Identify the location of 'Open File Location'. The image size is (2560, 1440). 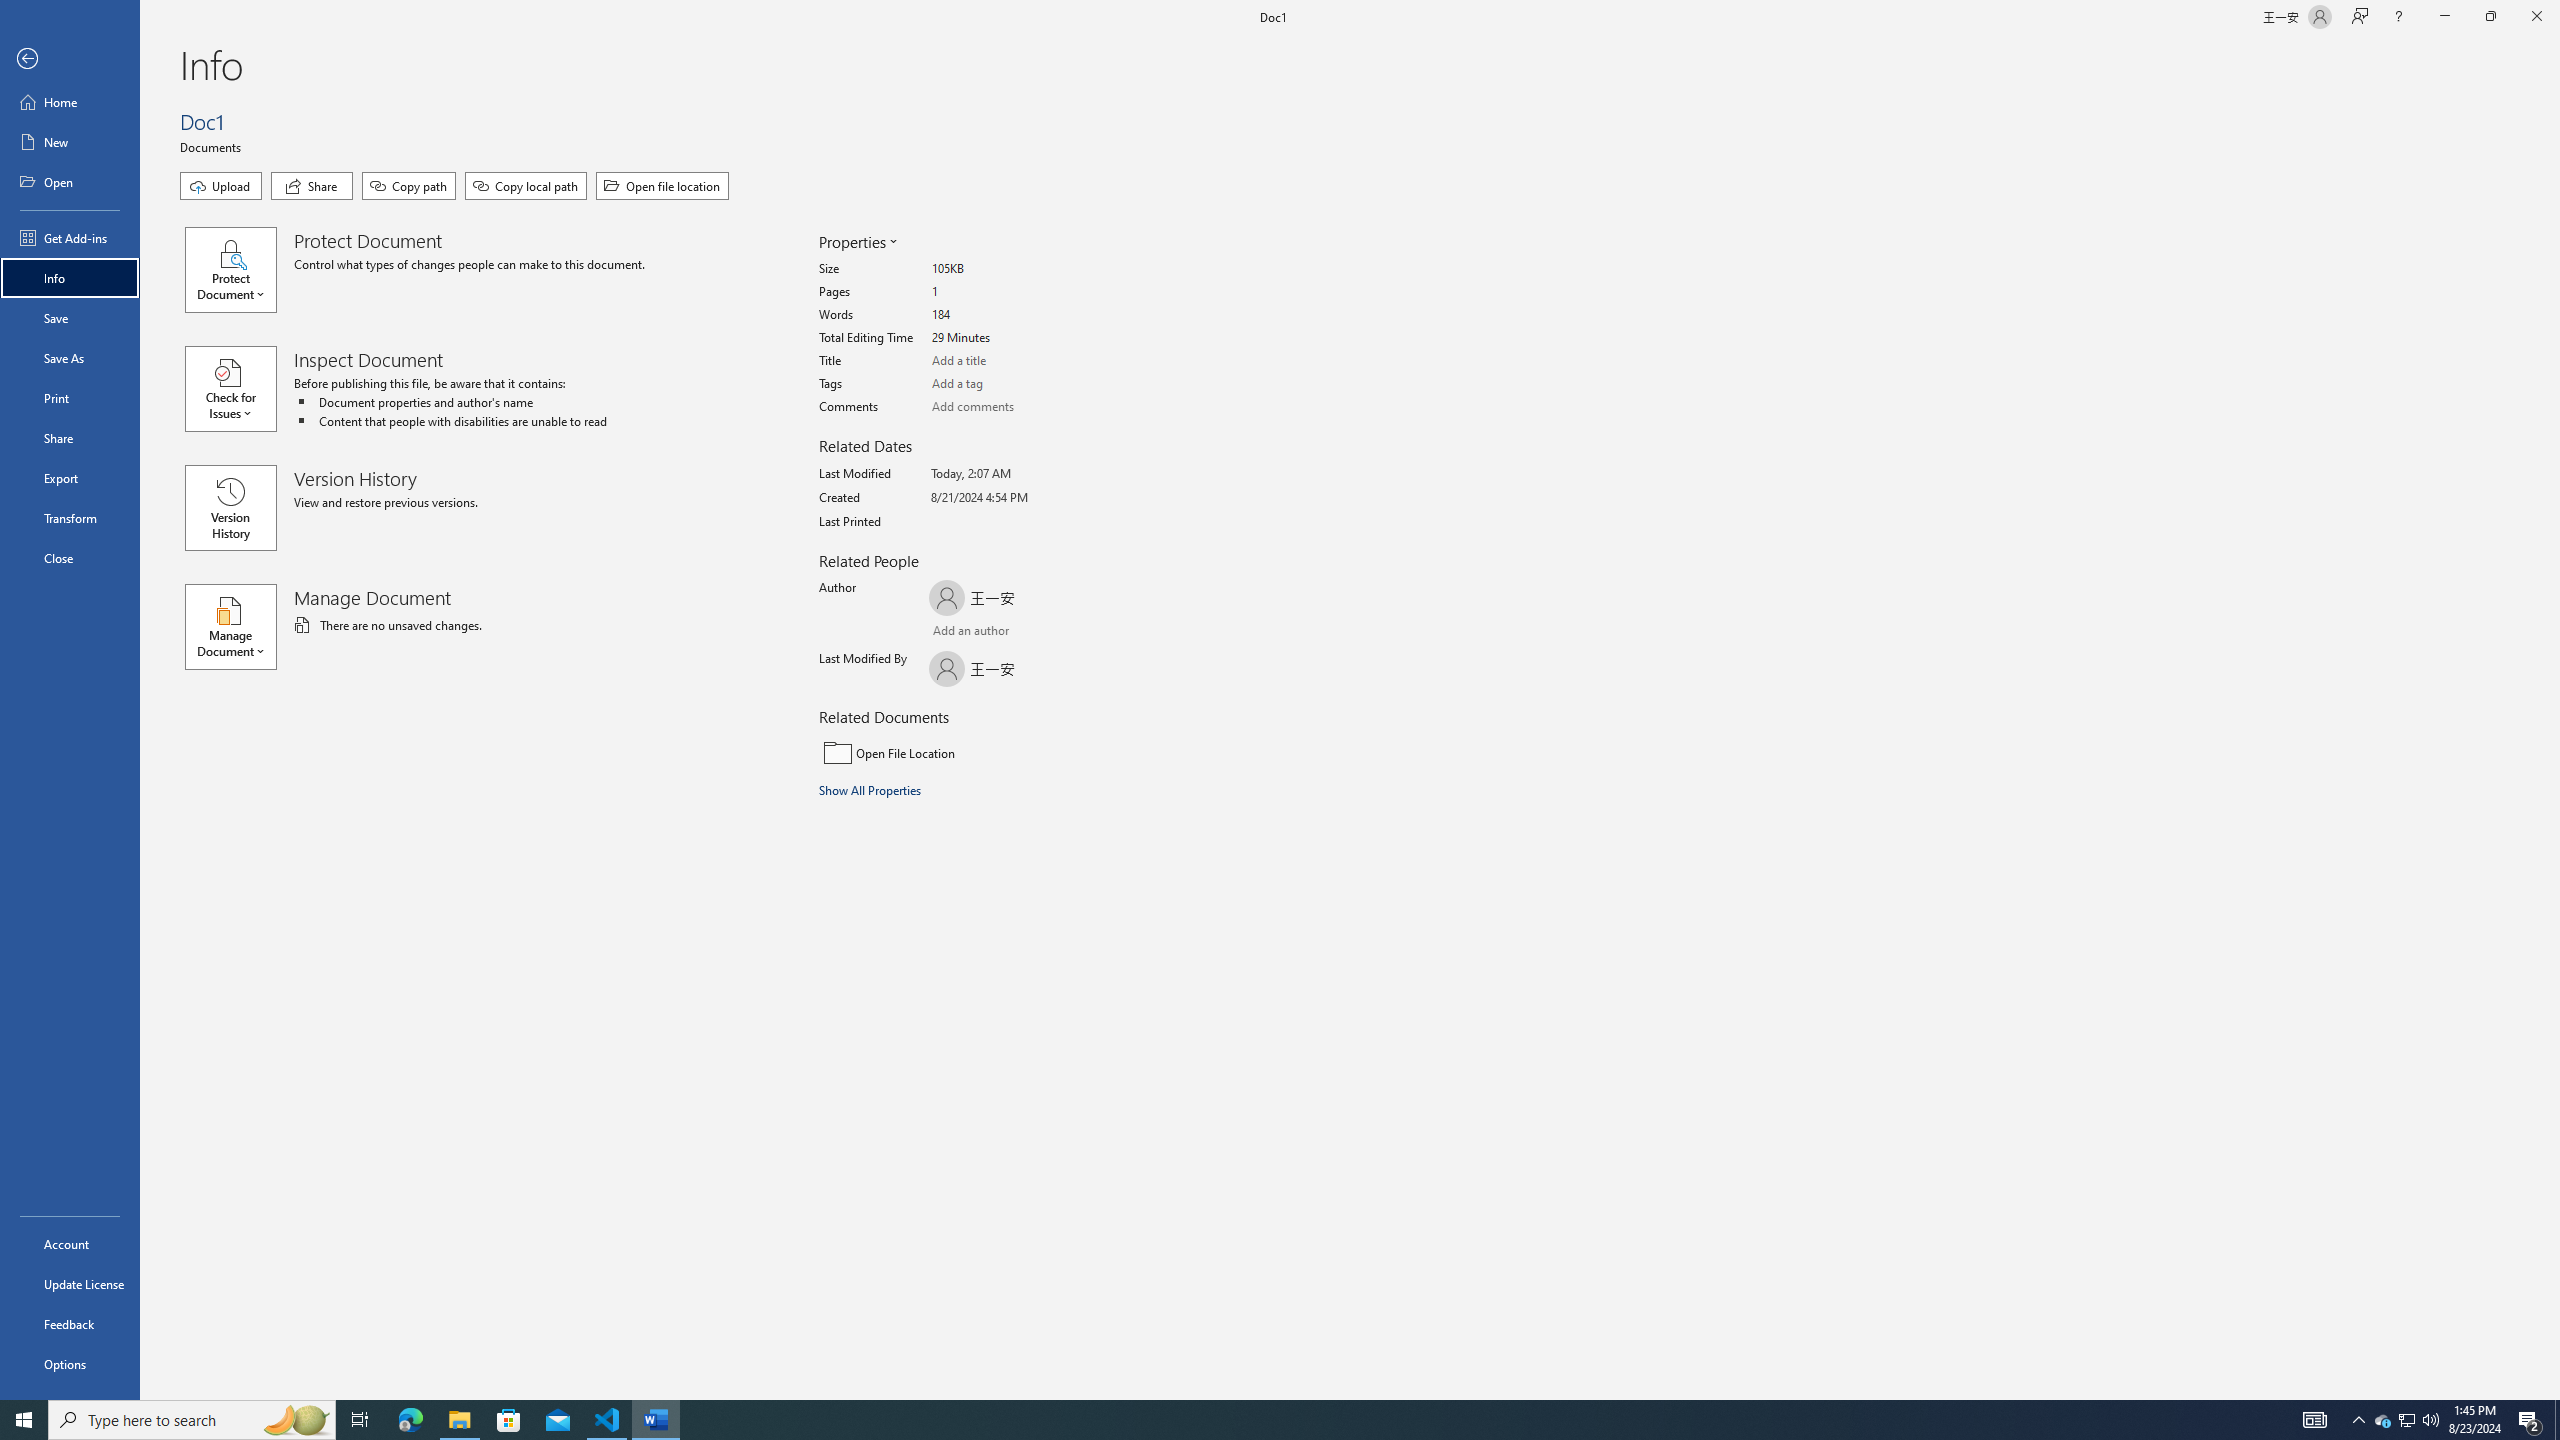
(953, 752).